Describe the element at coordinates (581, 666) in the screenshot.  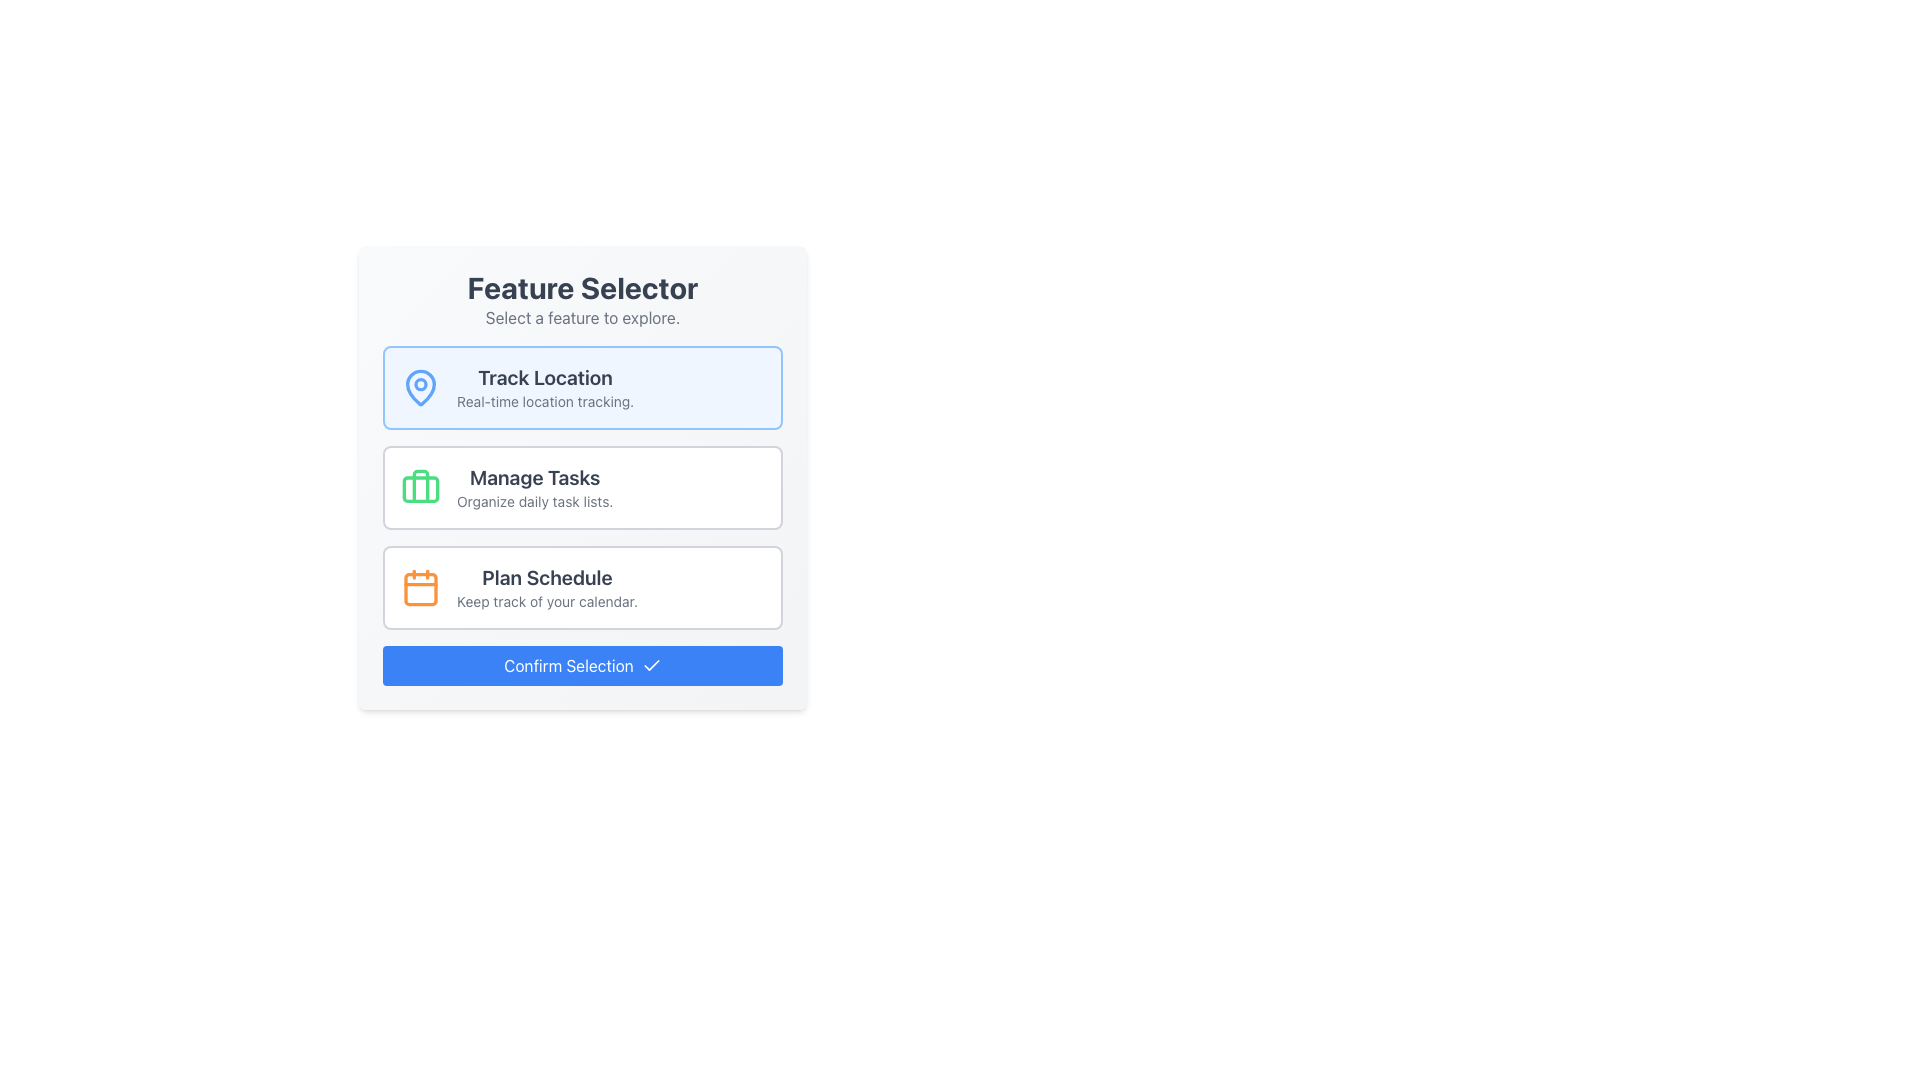
I see `the confirmation button located at the bottom of the 'Feature Selector' panel to finalize the user's choice` at that location.